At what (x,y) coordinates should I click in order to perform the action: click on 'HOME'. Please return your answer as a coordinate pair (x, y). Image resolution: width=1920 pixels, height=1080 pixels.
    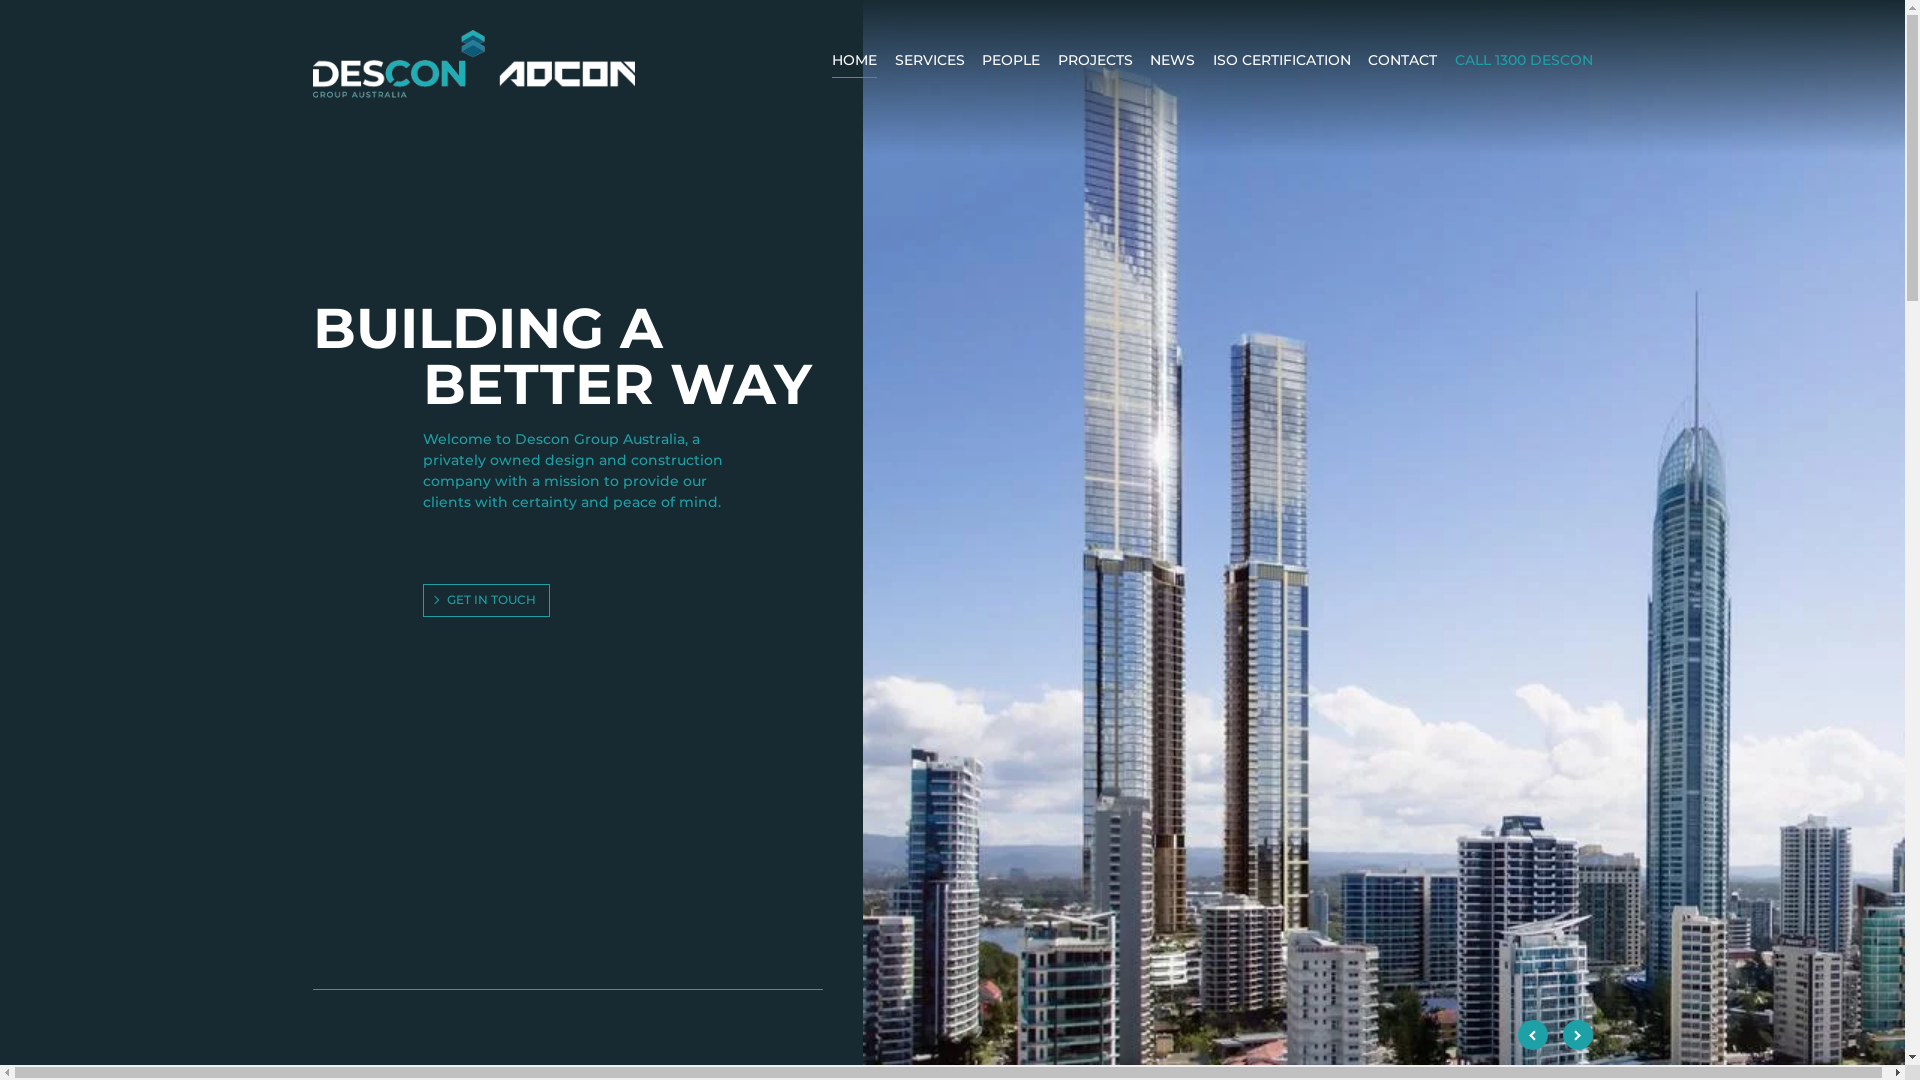
    Looking at the image, I should click on (854, 63).